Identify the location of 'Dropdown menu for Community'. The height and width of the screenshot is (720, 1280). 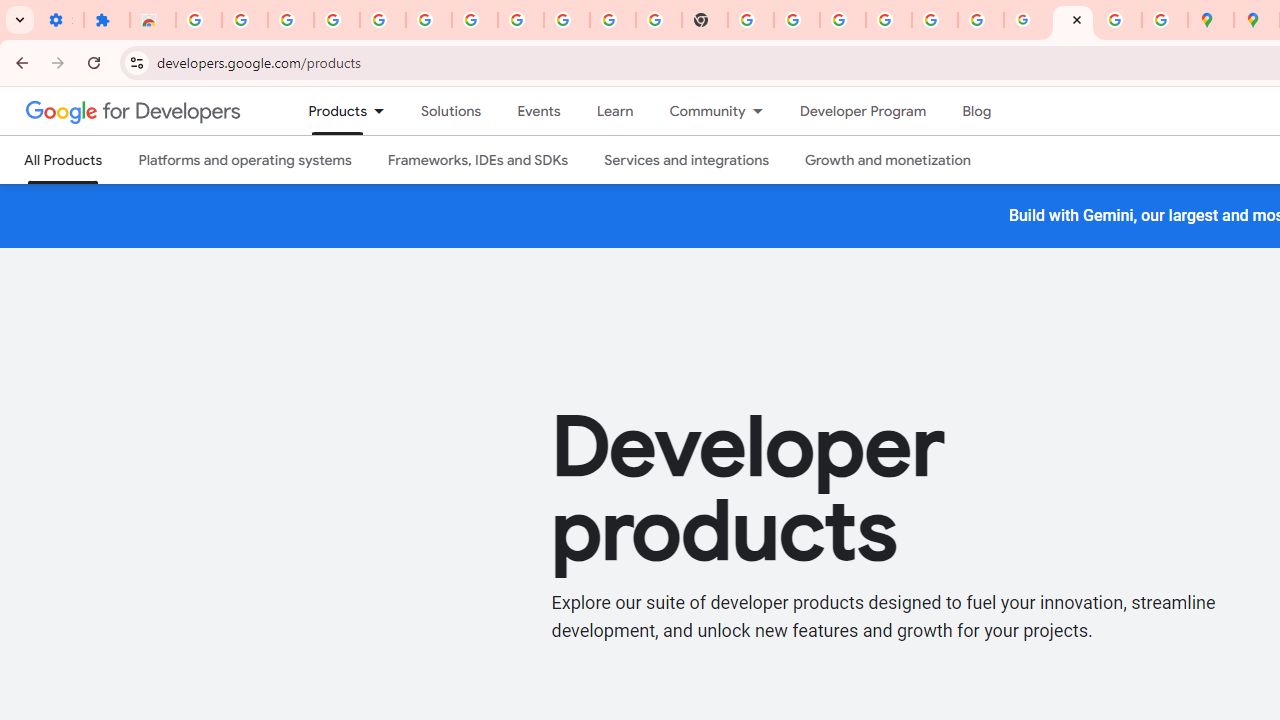
(762, 111).